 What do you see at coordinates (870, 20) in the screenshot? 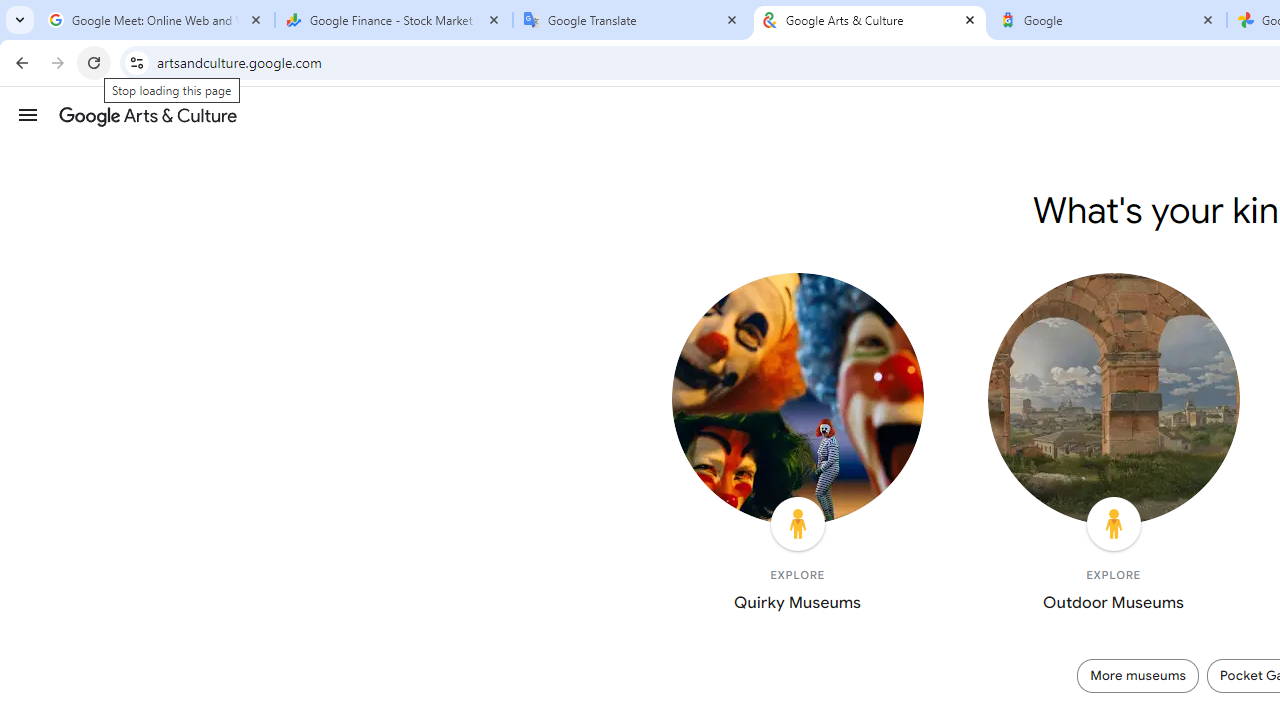
I see `'Google Arts & Culture'` at bounding box center [870, 20].